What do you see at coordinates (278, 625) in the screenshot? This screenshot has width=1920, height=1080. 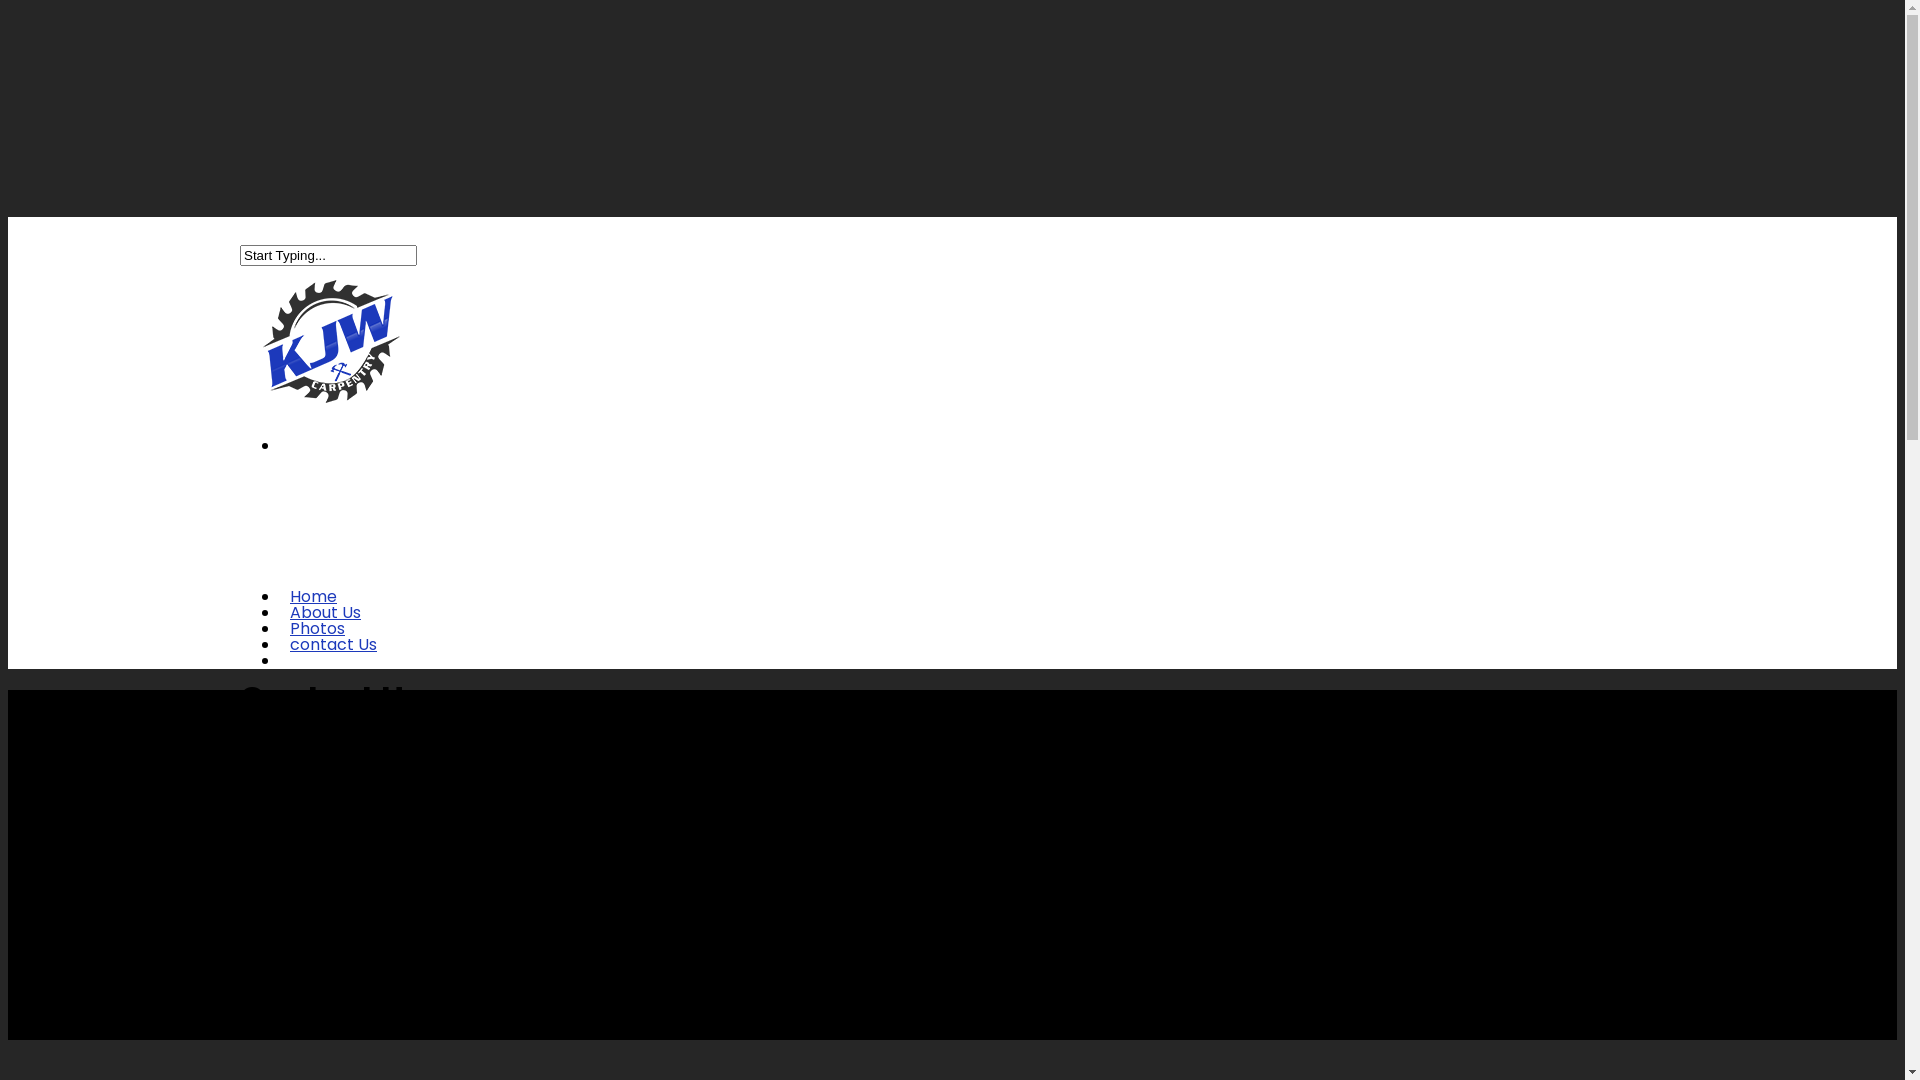 I see `'About Us'` at bounding box center [278, 625].